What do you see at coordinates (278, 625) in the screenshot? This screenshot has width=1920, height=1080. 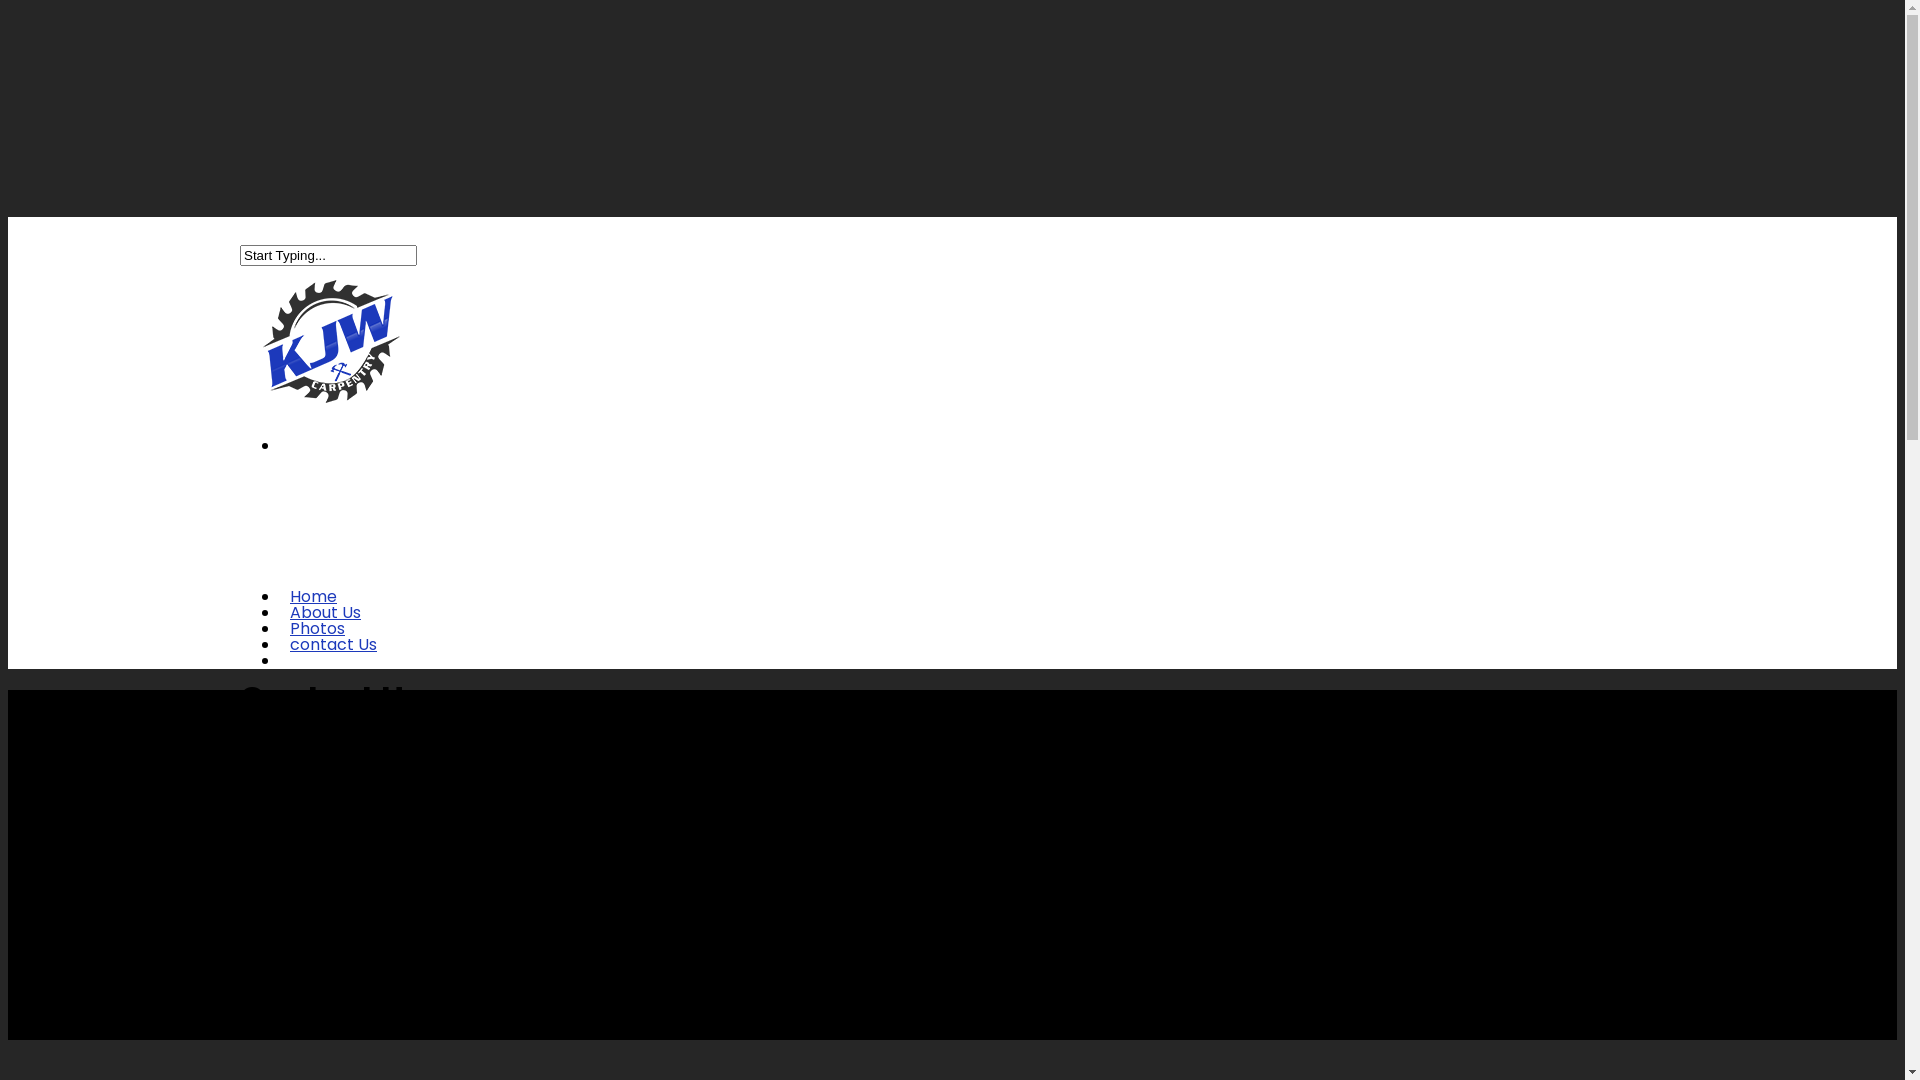 I see `'About Us'` at bounding box center [278, 625].